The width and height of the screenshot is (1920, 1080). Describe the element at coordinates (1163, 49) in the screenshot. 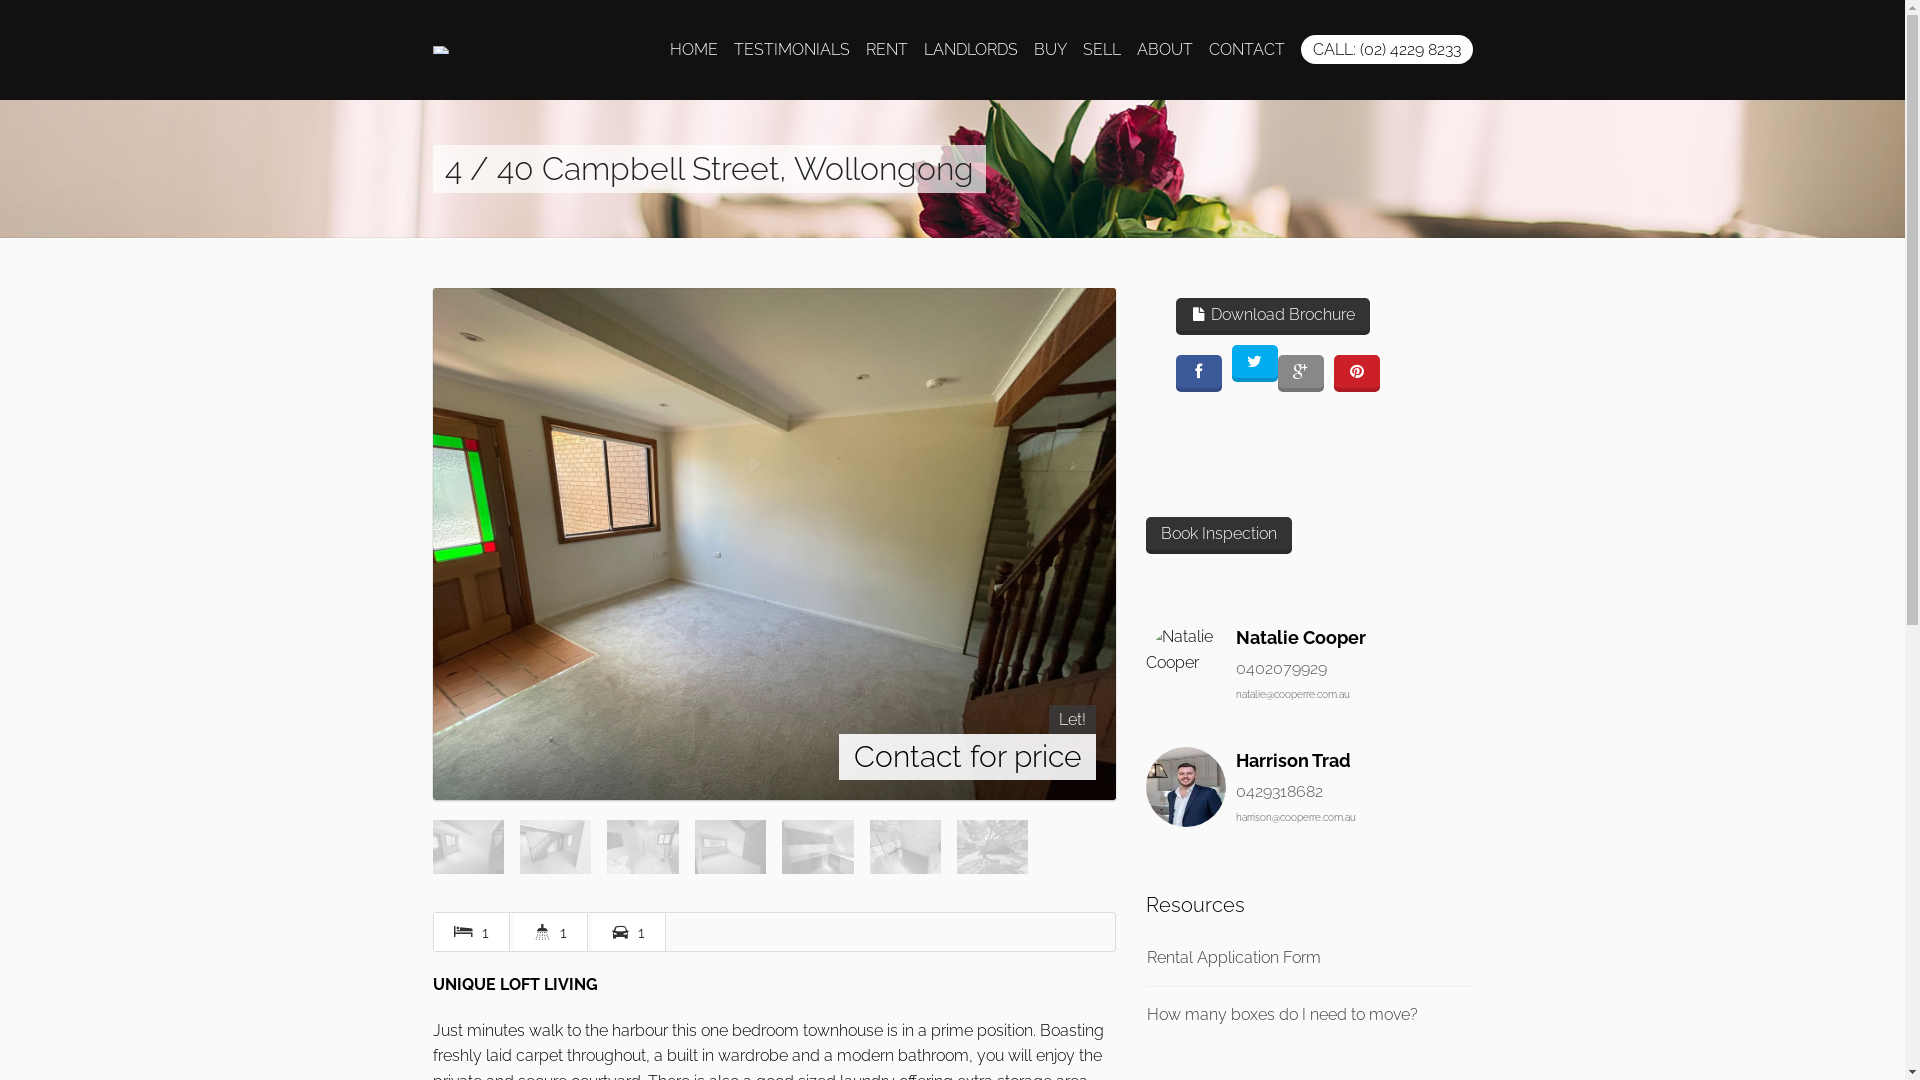

I see `'ABOUT'` at that location.